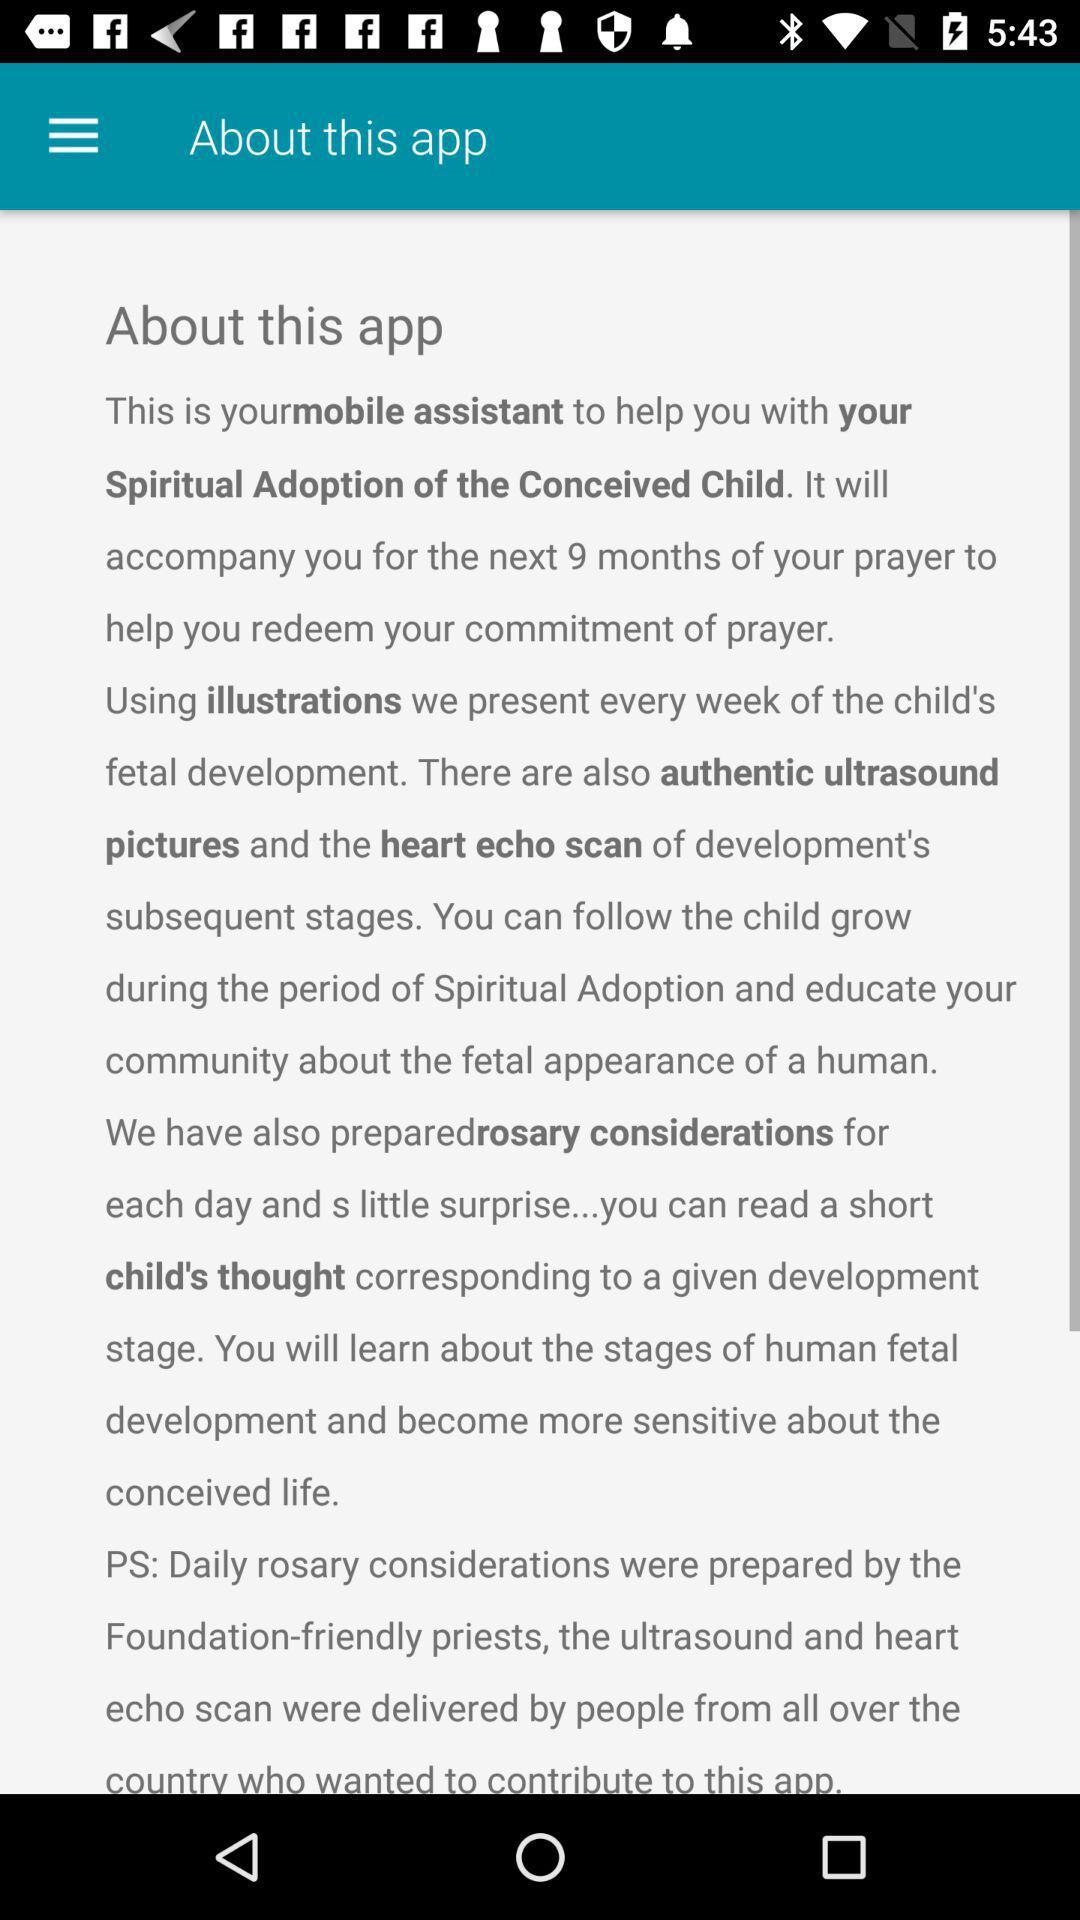  Describe the element at coordinates (72, 135) in the screenshot. I see `the icon to the left of about this app` at that location.